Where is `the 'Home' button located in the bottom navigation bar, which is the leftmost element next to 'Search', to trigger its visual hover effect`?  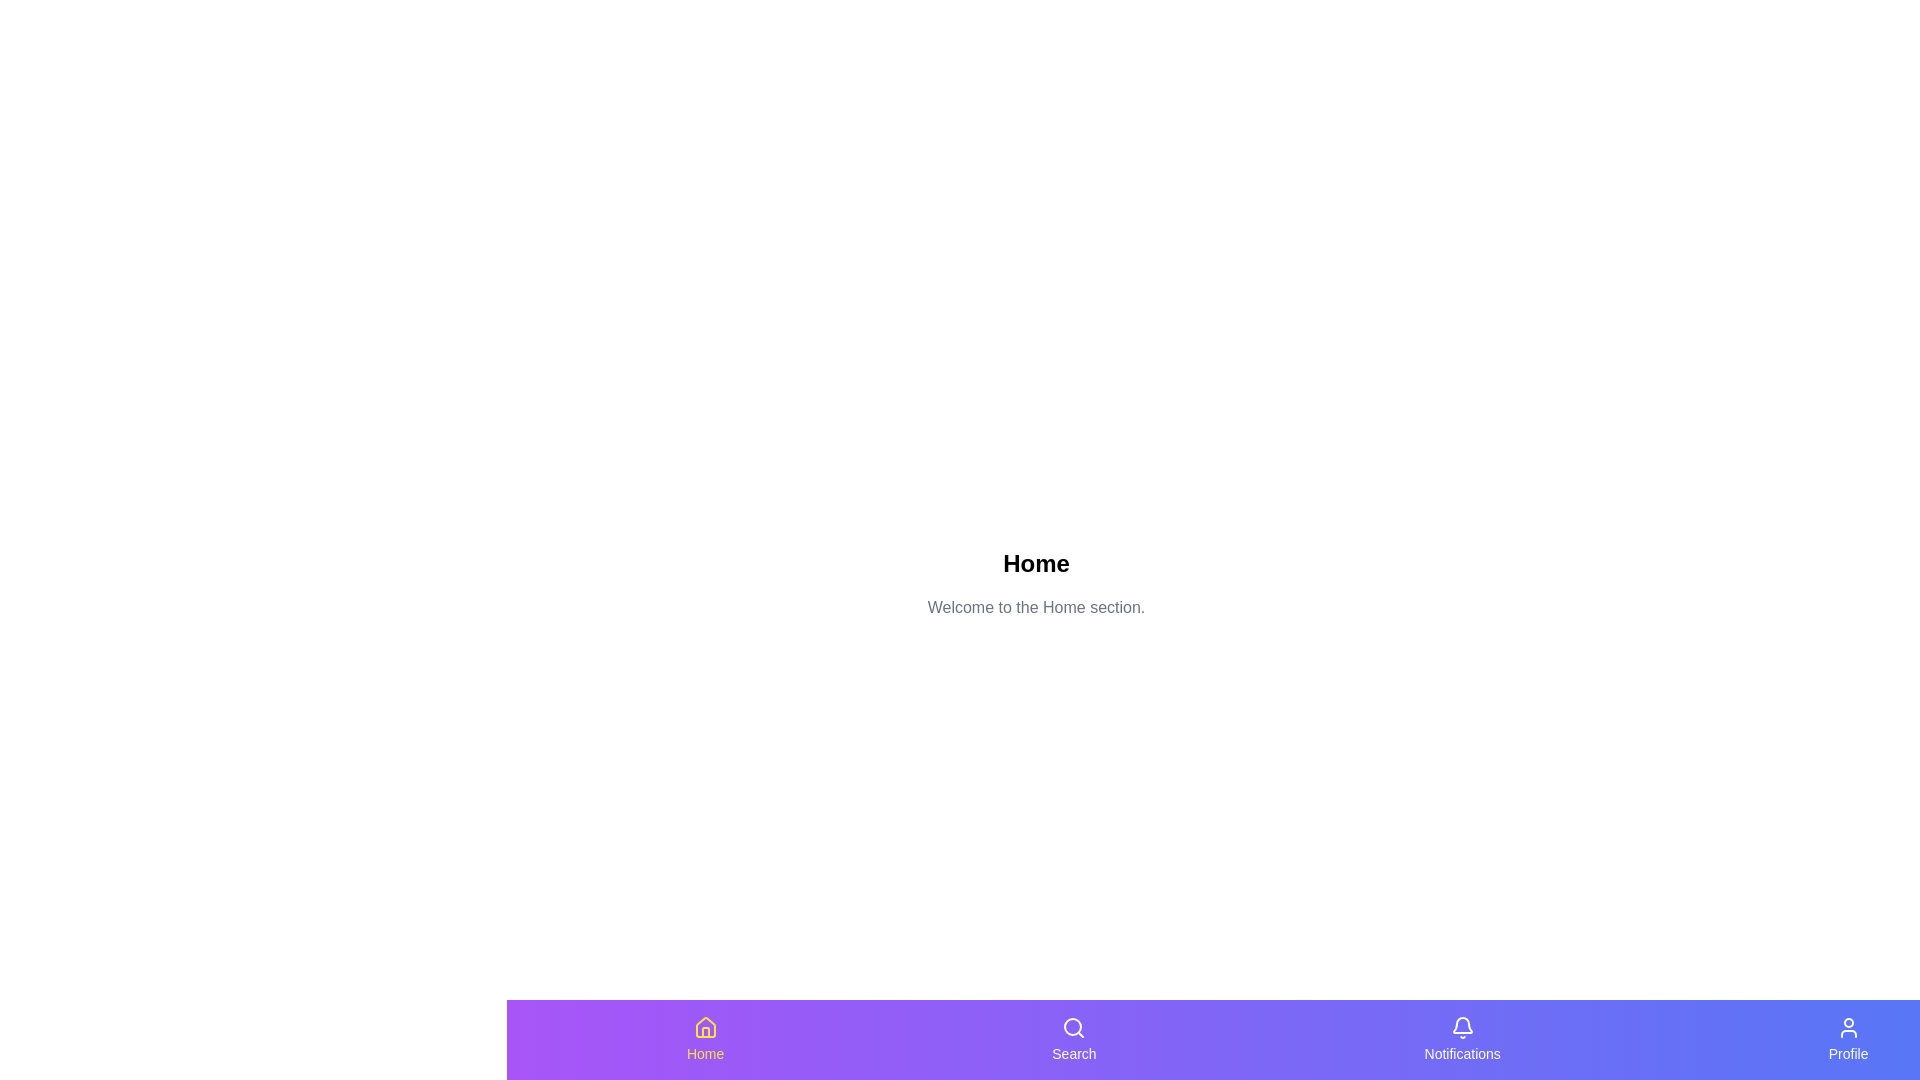
the 'Home' button located in the bottom navigation bar, which is the leftmost element next to 'Search', to trigger its visual hover effect is located at coordinates (705, 1039).